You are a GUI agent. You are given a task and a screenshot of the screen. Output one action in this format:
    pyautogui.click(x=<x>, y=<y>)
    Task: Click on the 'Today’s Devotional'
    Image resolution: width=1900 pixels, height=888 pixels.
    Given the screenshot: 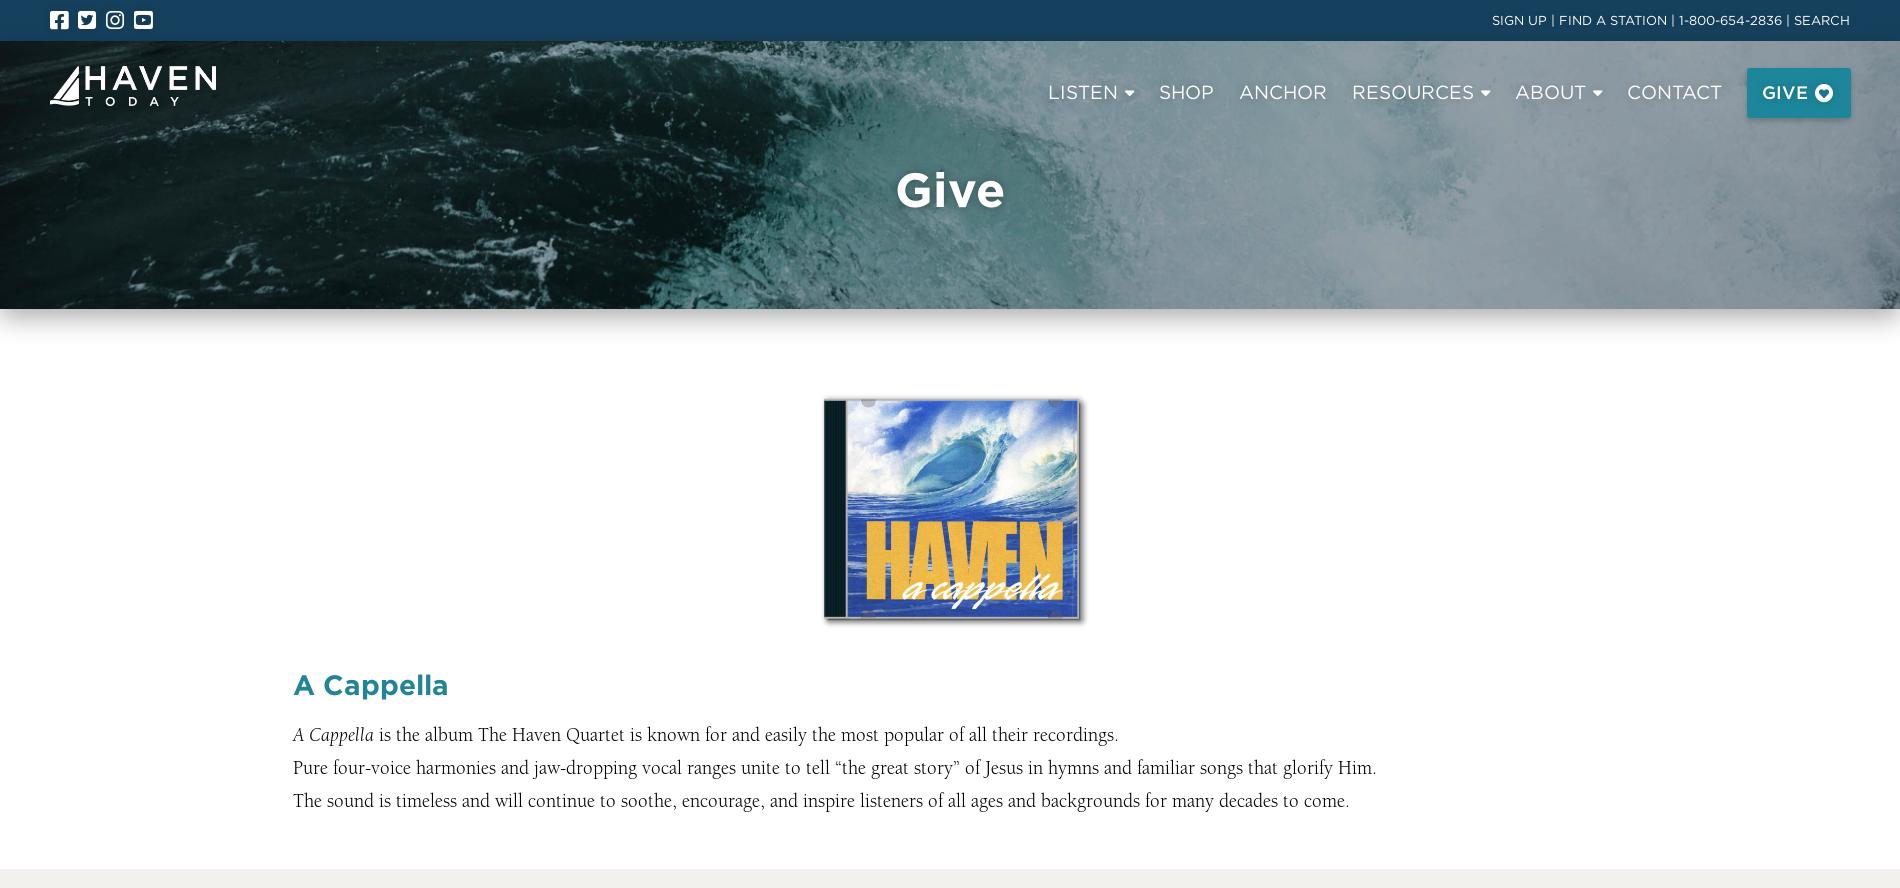 What is the action you would take?
    pyautogui.click(x=364, y=440)
    